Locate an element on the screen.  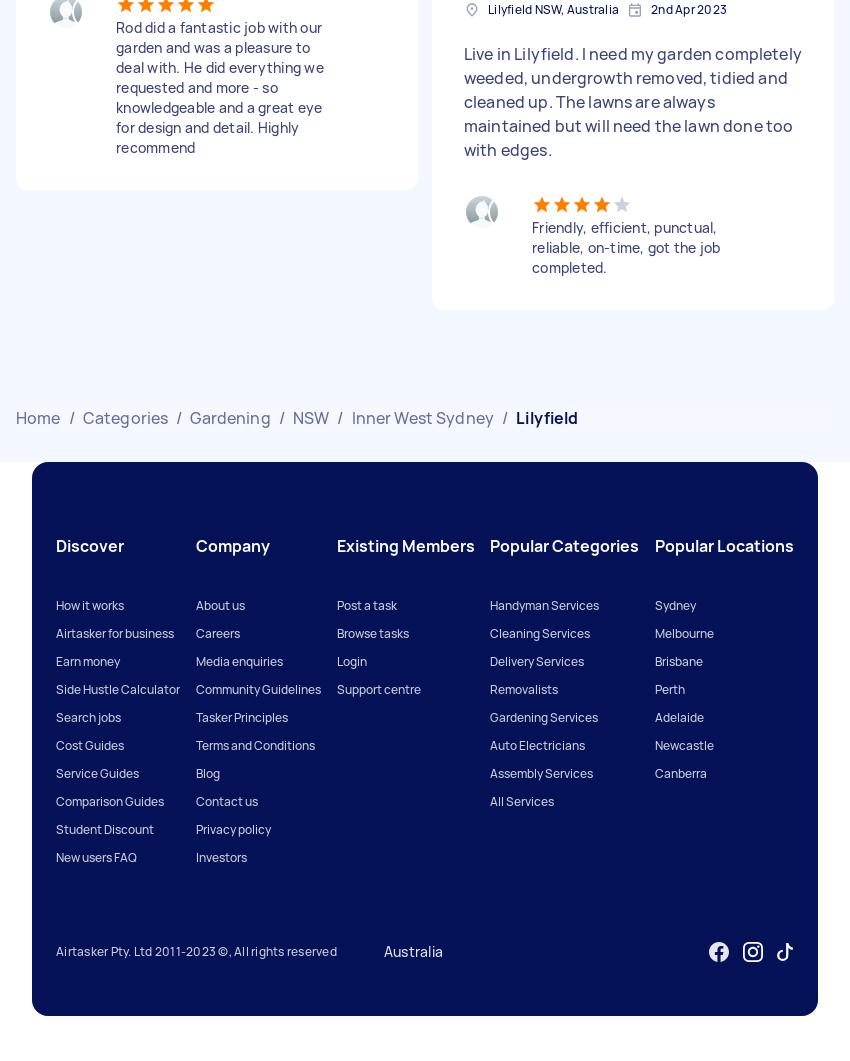
'2nd Apr 2023' is located at coordinates (688, 9).